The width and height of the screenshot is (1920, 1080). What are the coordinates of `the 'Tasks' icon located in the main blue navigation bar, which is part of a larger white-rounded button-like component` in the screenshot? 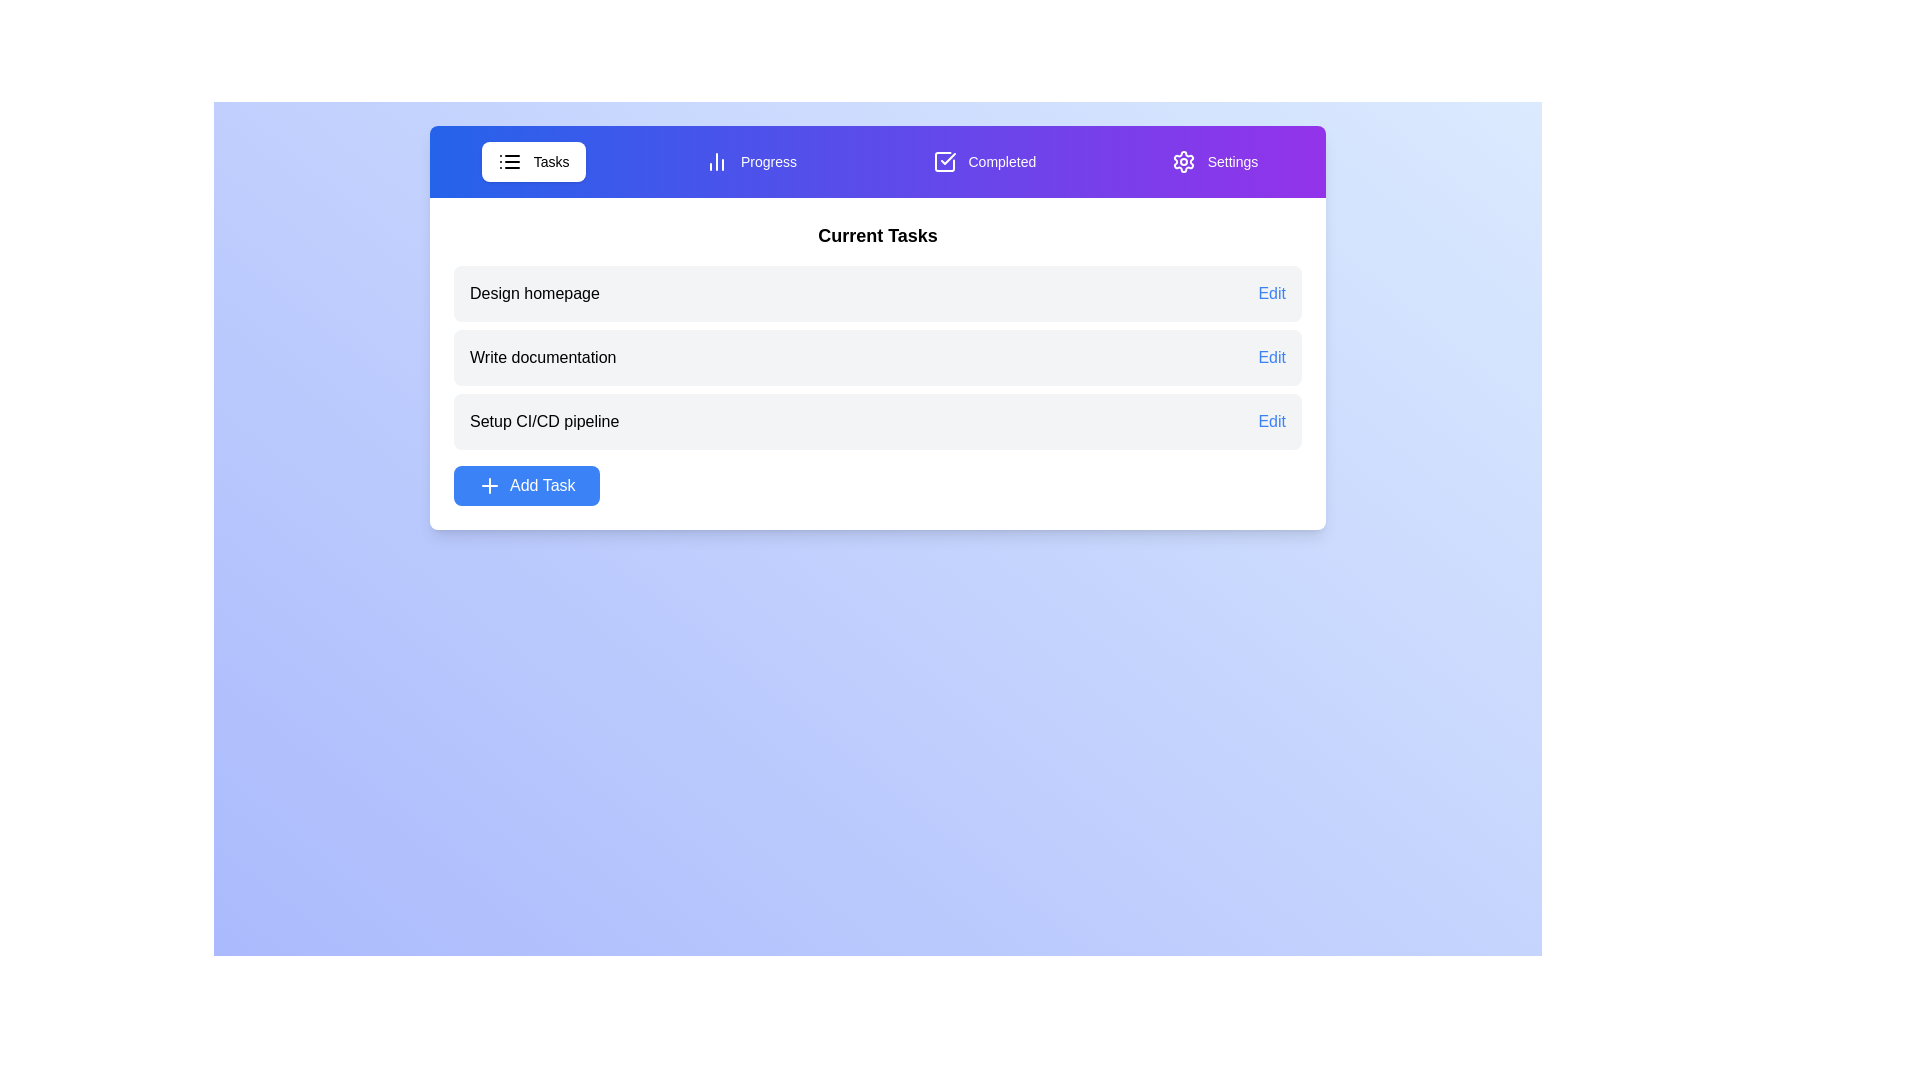 It's located at (509, 161).